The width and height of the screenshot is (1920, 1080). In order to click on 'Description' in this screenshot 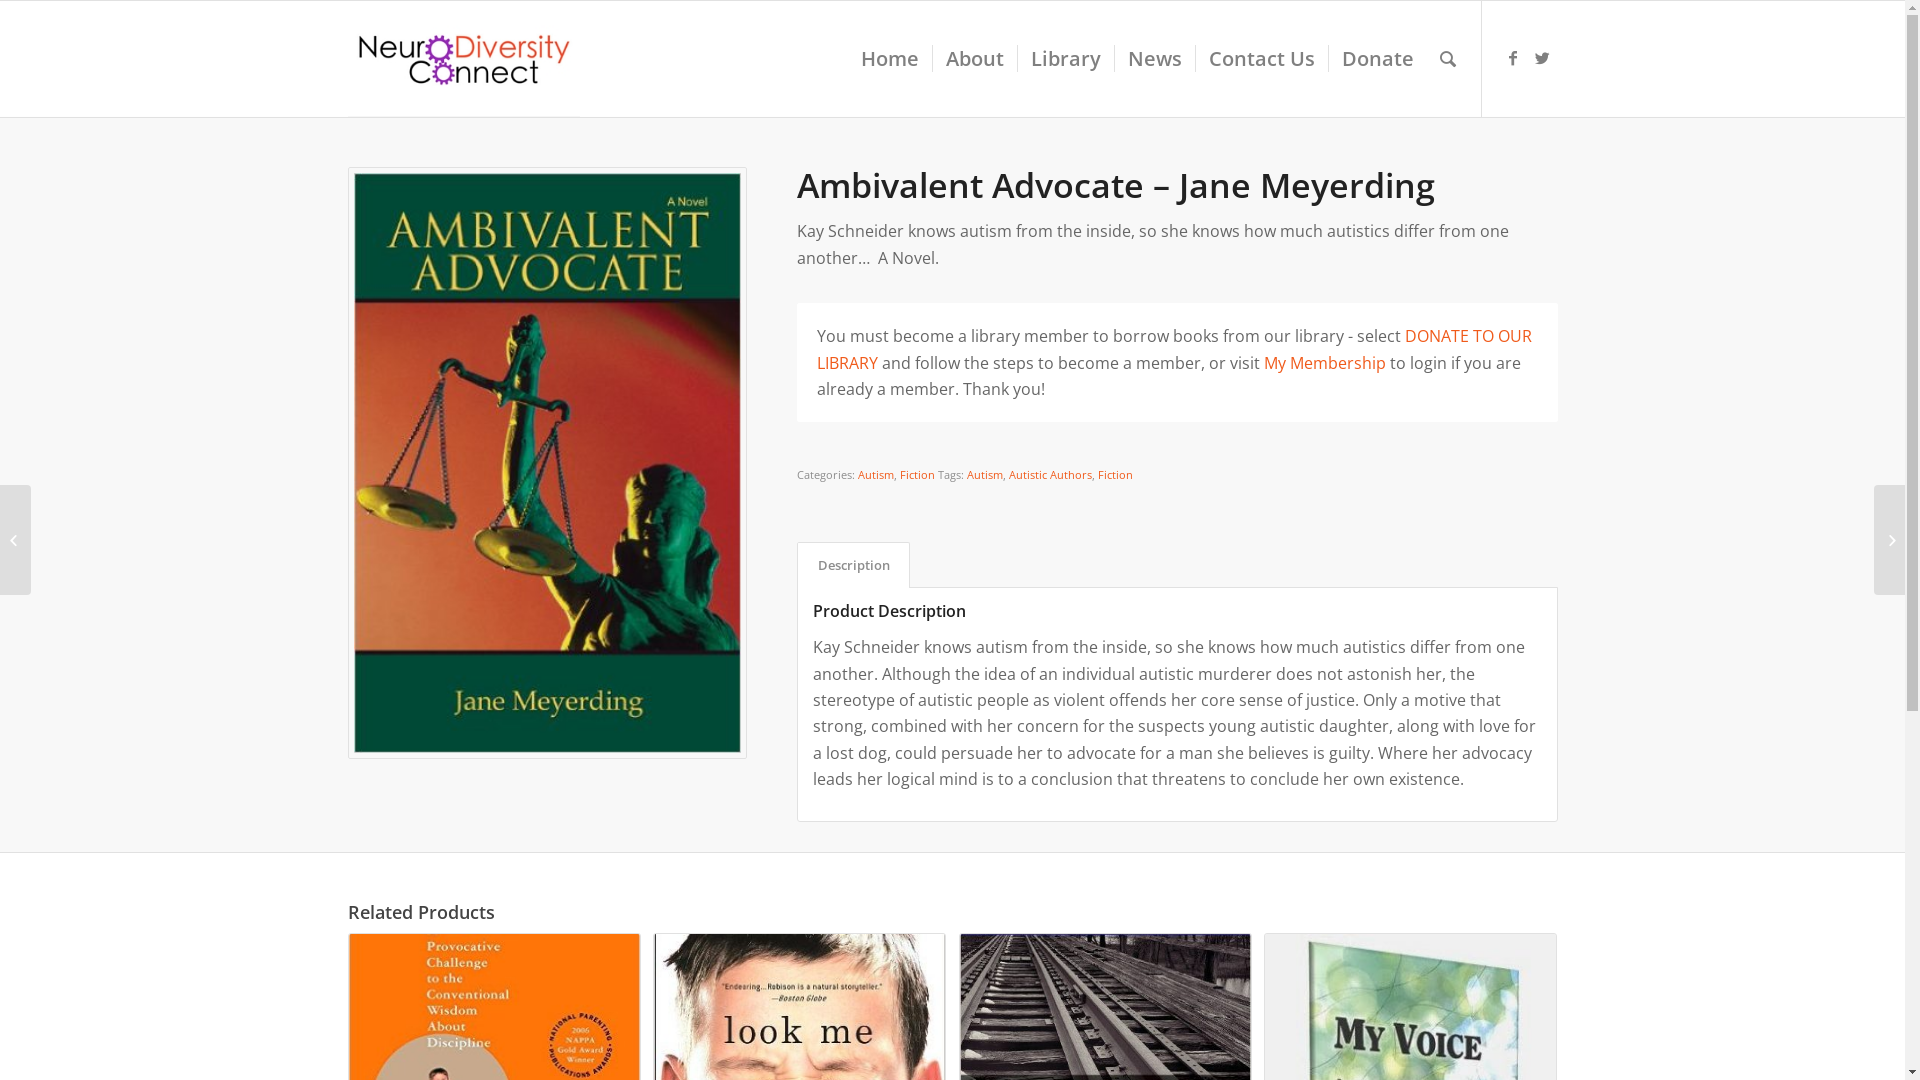, I will do `click(853, 564)`.